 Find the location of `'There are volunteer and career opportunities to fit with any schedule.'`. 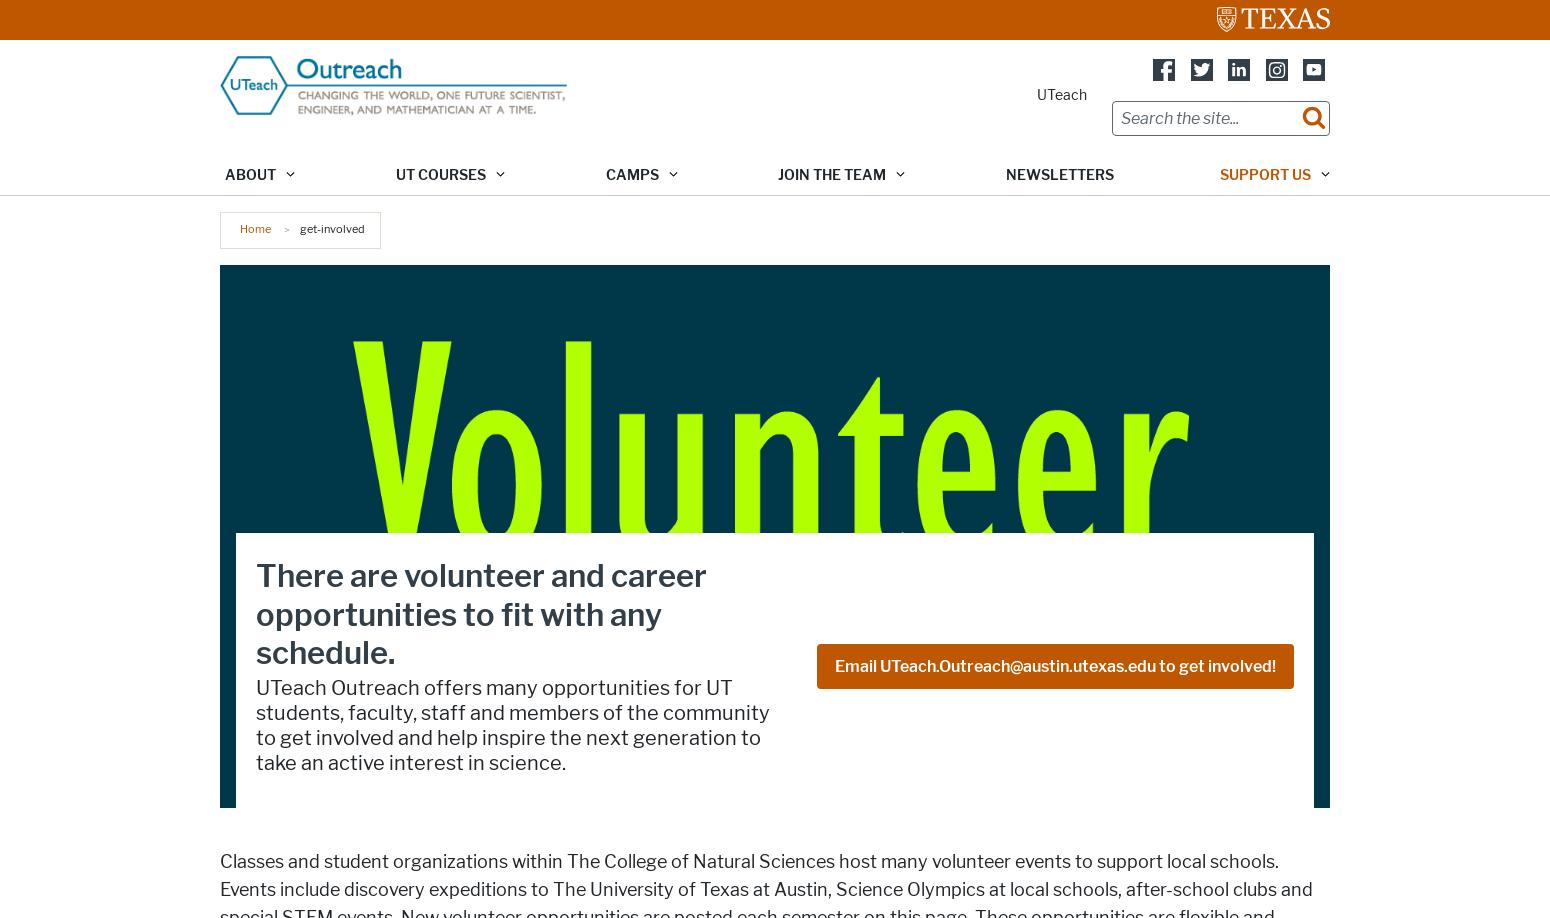

'There are volunteer and career opportunities to fit with any schedule.' is located at coordinates (480, 613).